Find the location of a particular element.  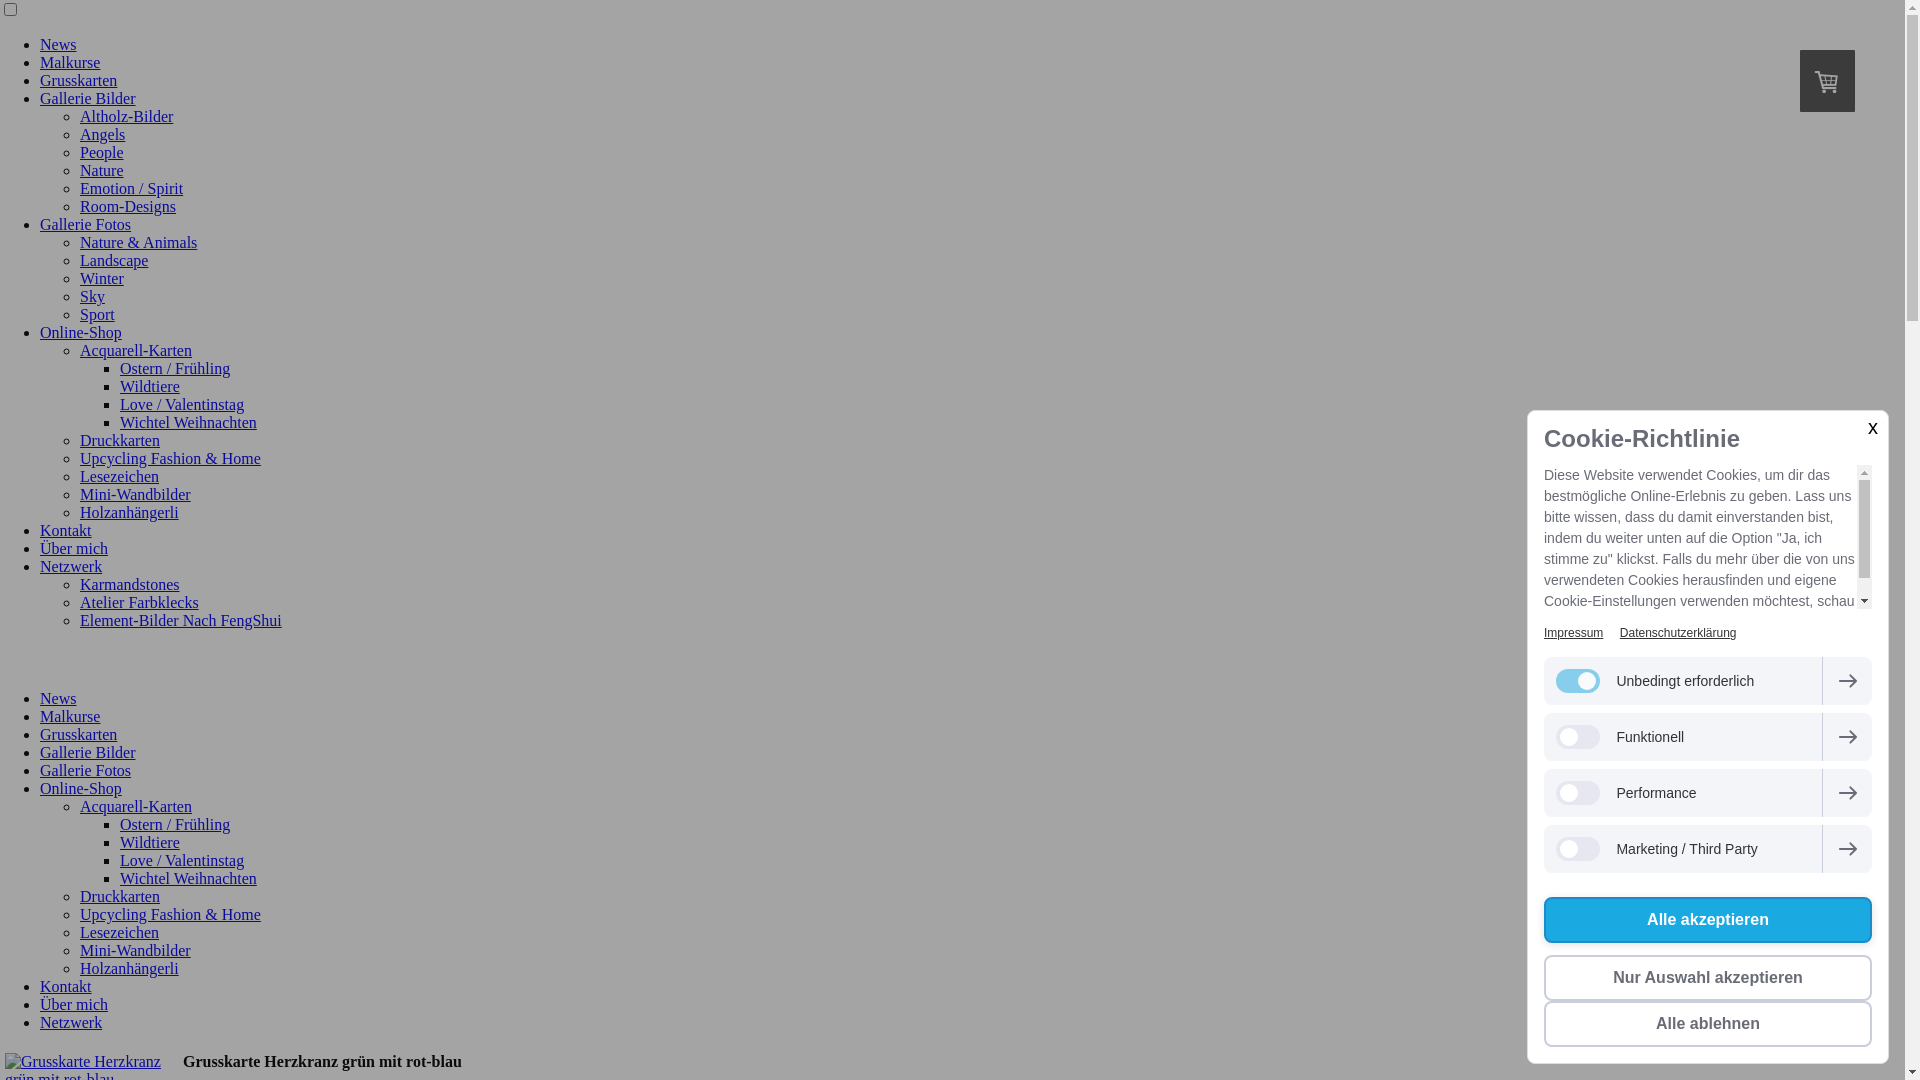

'Upcycling Fashion & Home' is located at coordinates (170, 458).